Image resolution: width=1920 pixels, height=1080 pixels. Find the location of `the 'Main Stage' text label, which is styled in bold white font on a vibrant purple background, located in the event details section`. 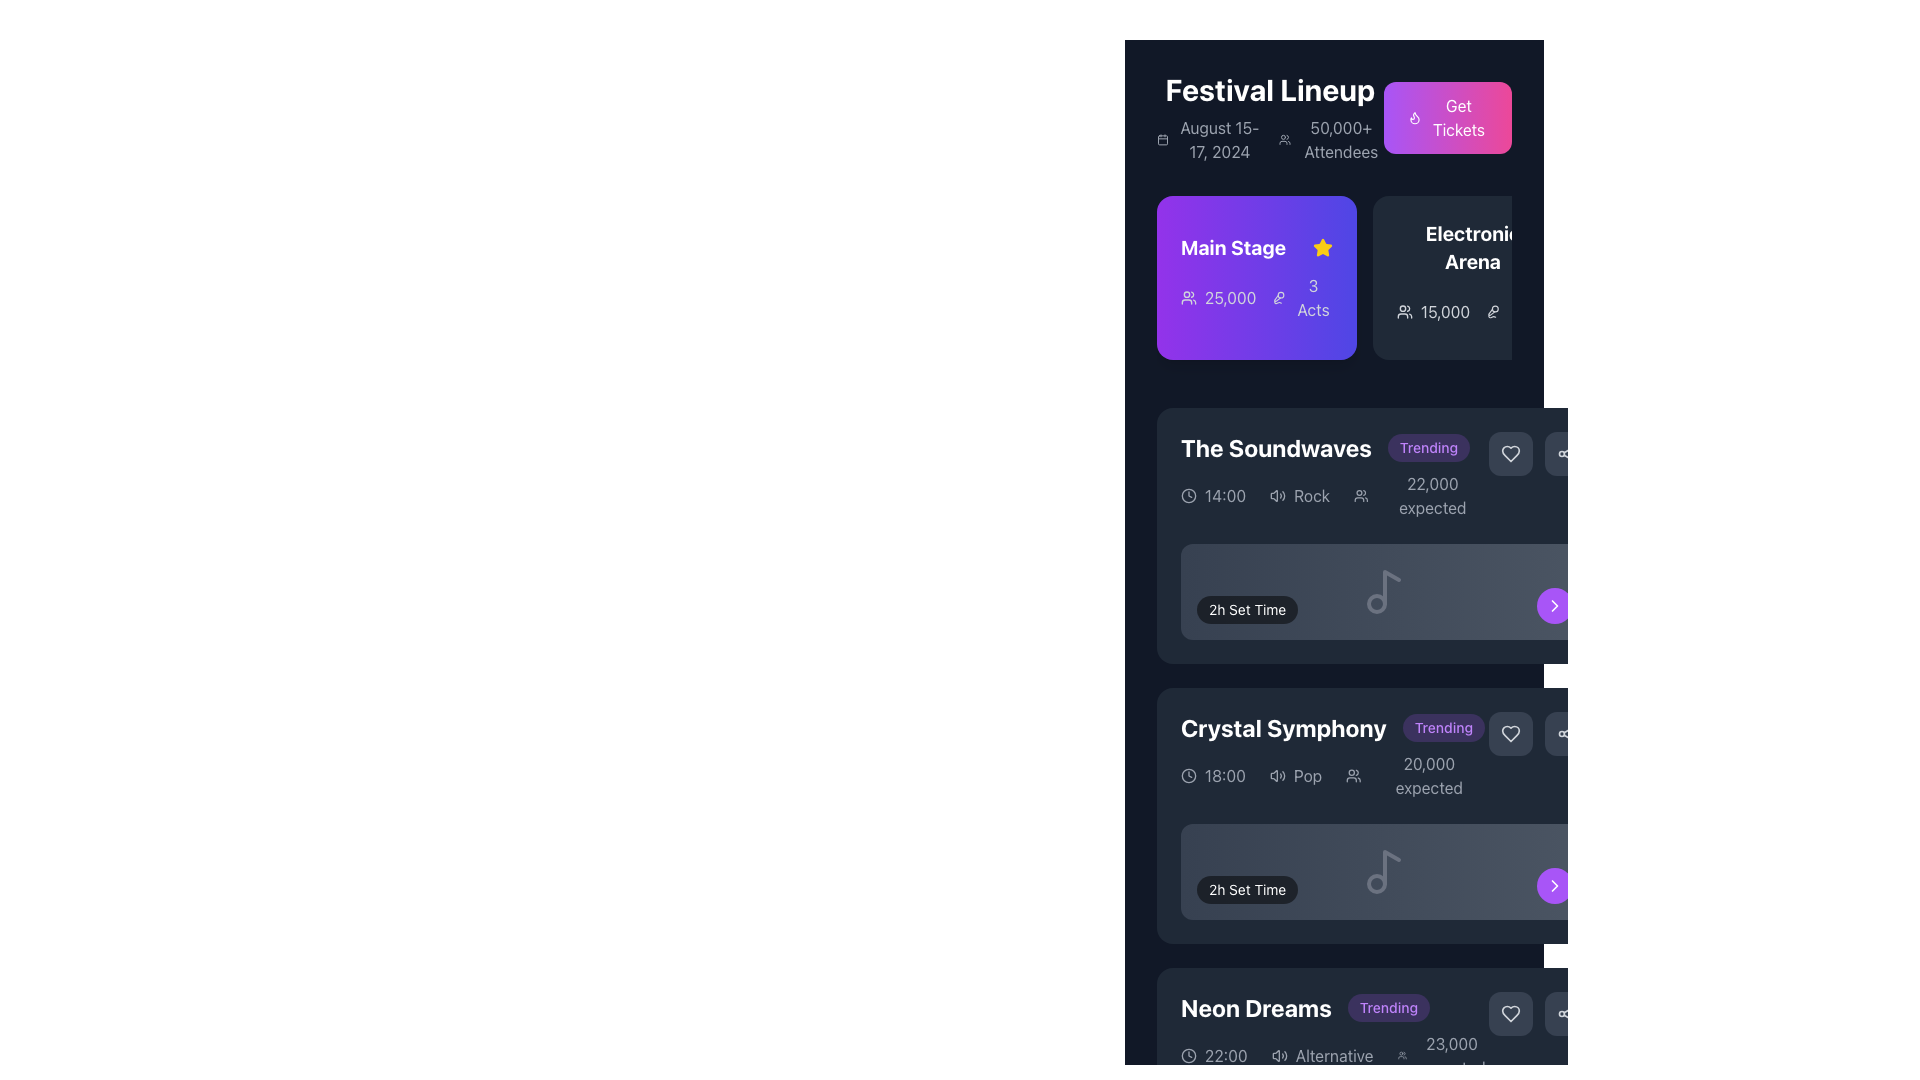

the 'Main Stage' text label, which is styled in bold white font on a vibrant purple background, located in the event details section is located at coordinates (1232, 246).